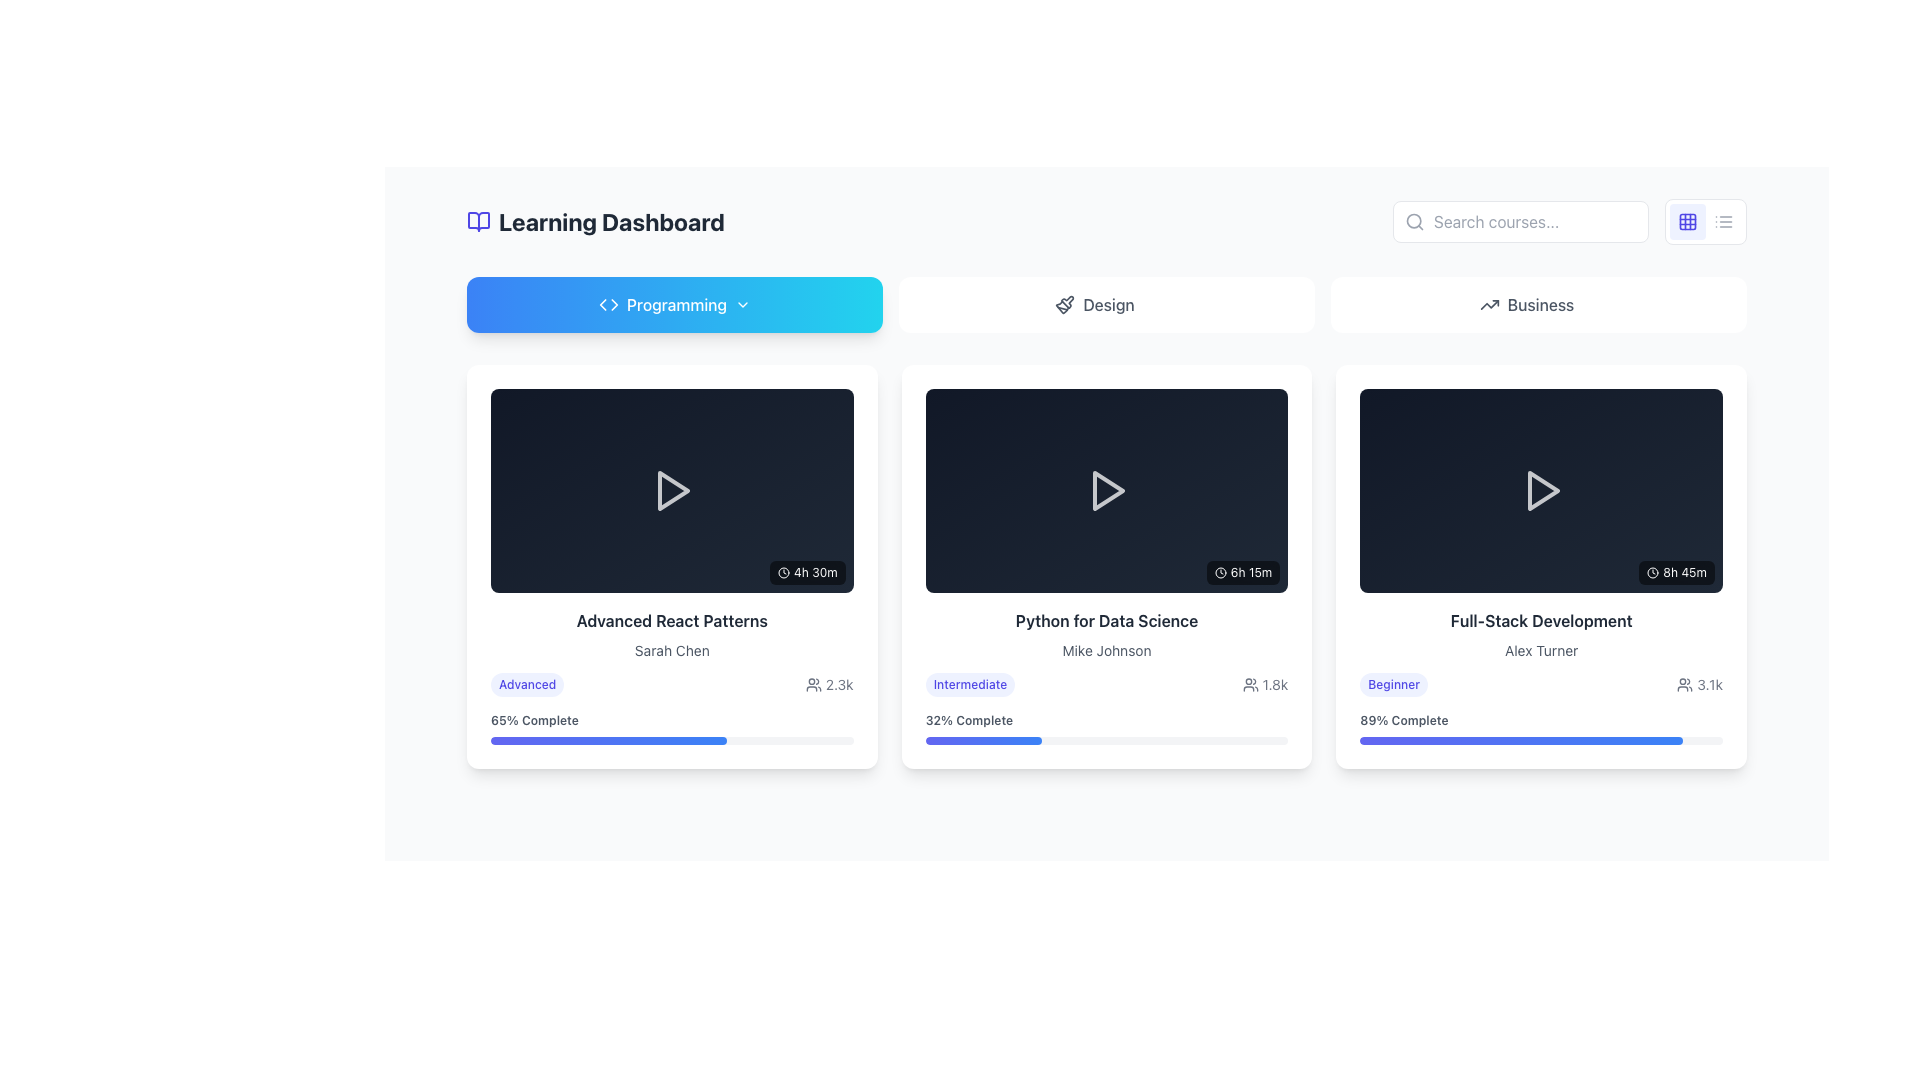  What do you see at coordinates (1219, 573) in the screenshot?
I see `the small circular clock icon with a black background and red circular border located in the top-right area of the 'Python for Data Science' card` at bounding box center [1219, 573].